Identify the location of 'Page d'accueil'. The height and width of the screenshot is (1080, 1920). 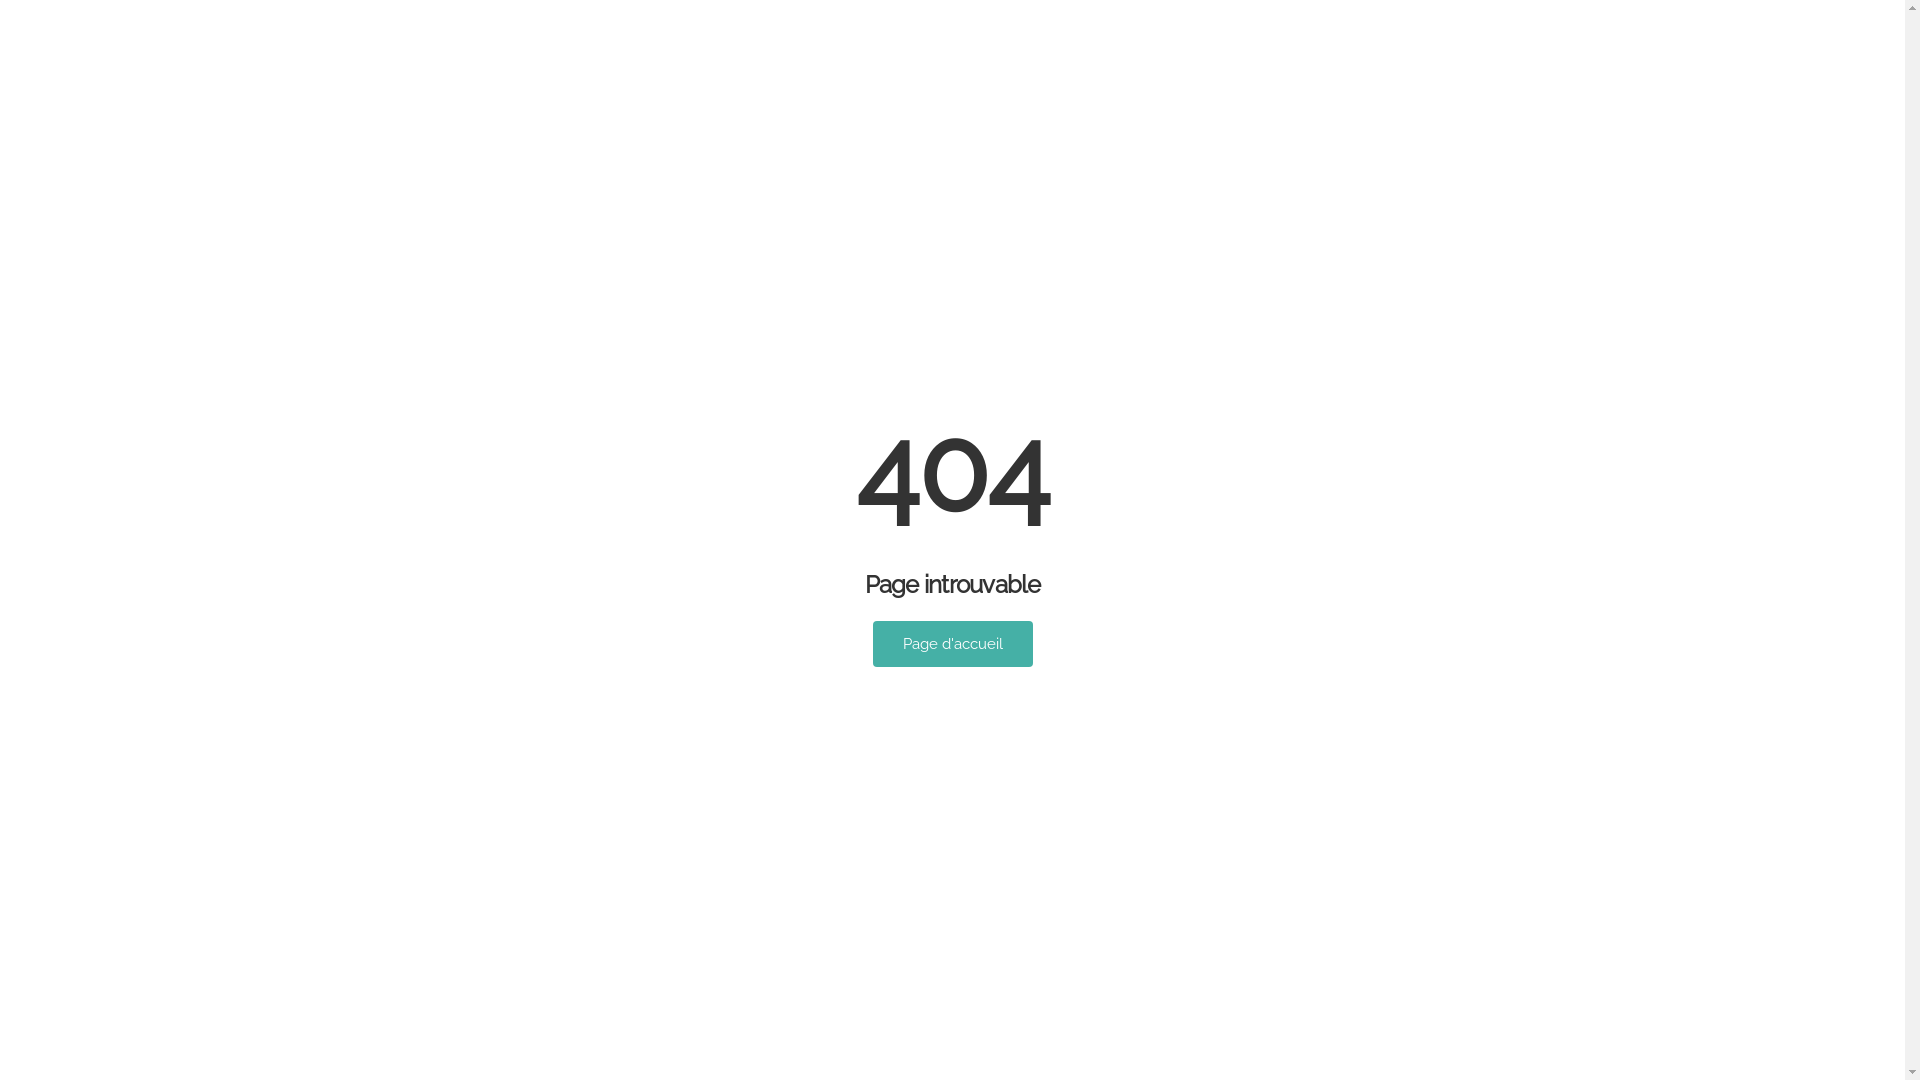
(950, 644).